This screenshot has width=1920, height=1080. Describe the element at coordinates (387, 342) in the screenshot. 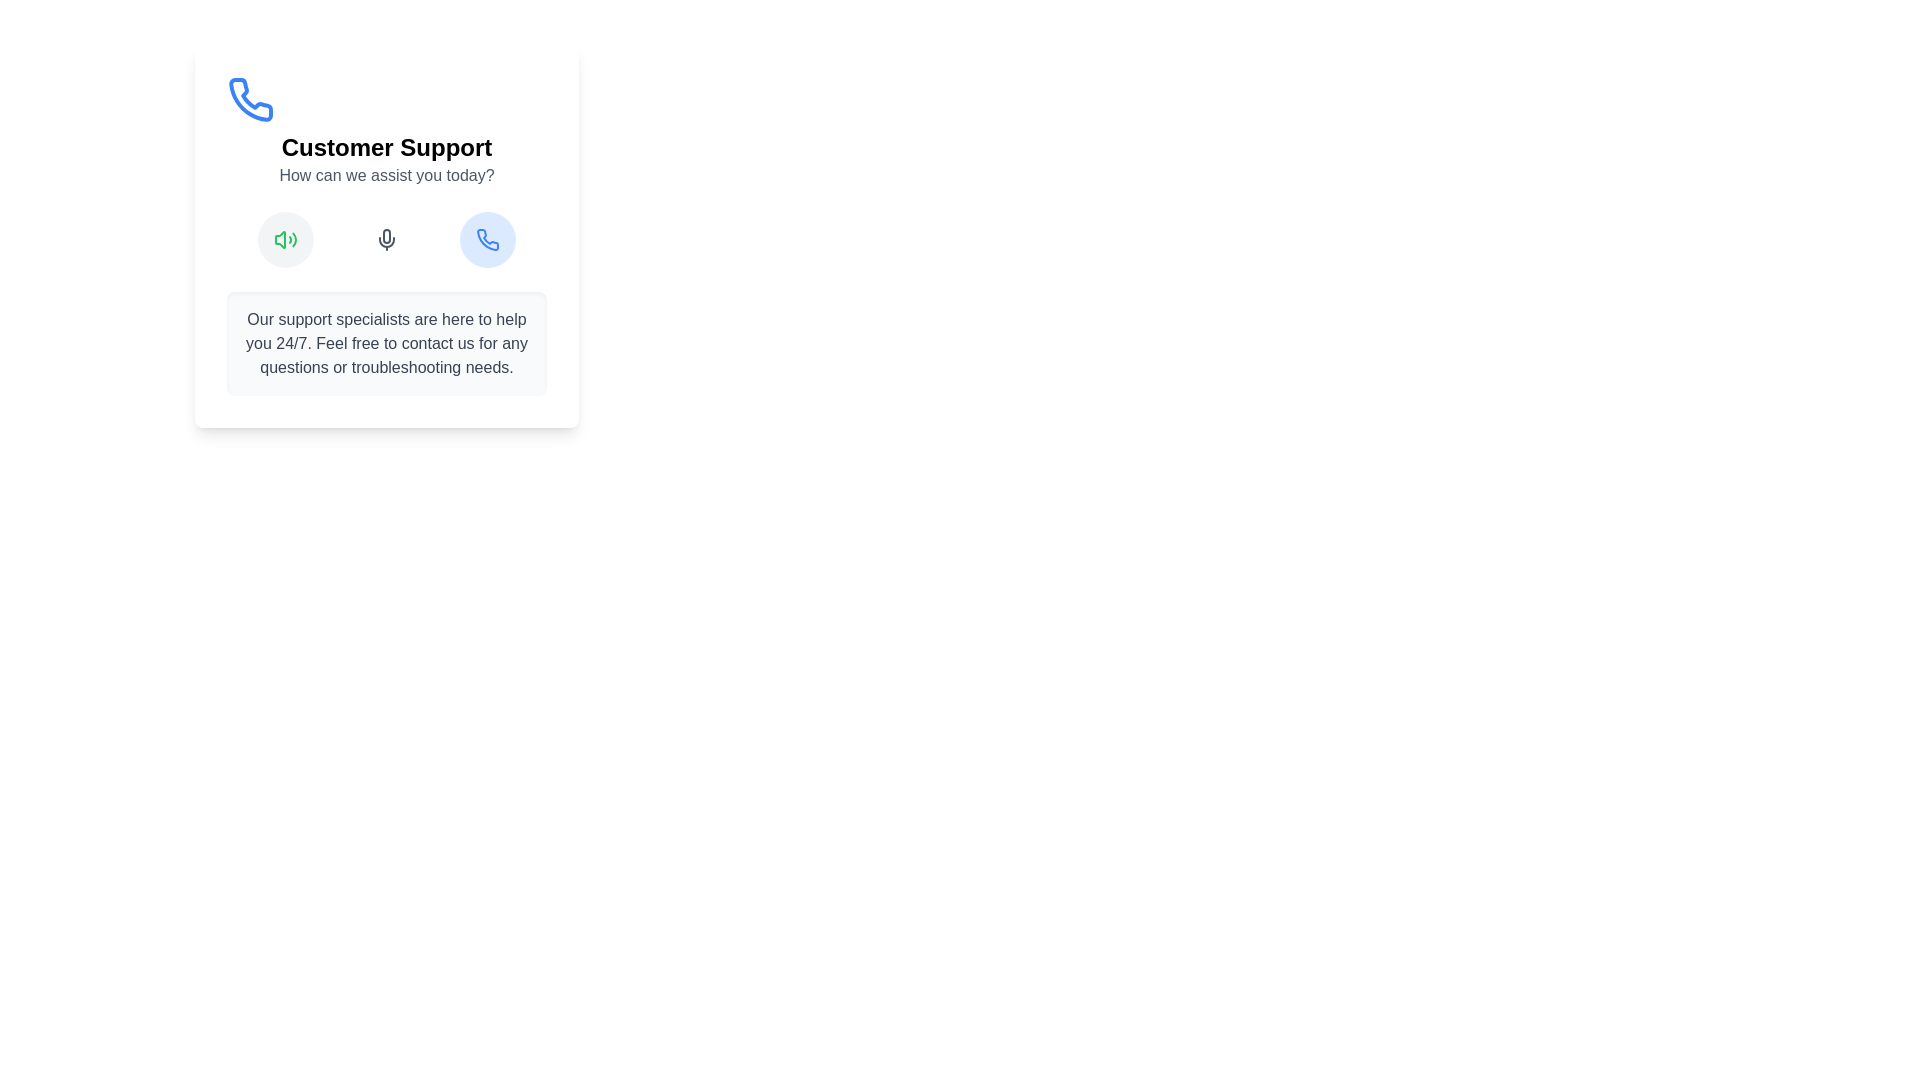

I see `the text block styled in gray font that reads 'Our support specialists are here` at that location.